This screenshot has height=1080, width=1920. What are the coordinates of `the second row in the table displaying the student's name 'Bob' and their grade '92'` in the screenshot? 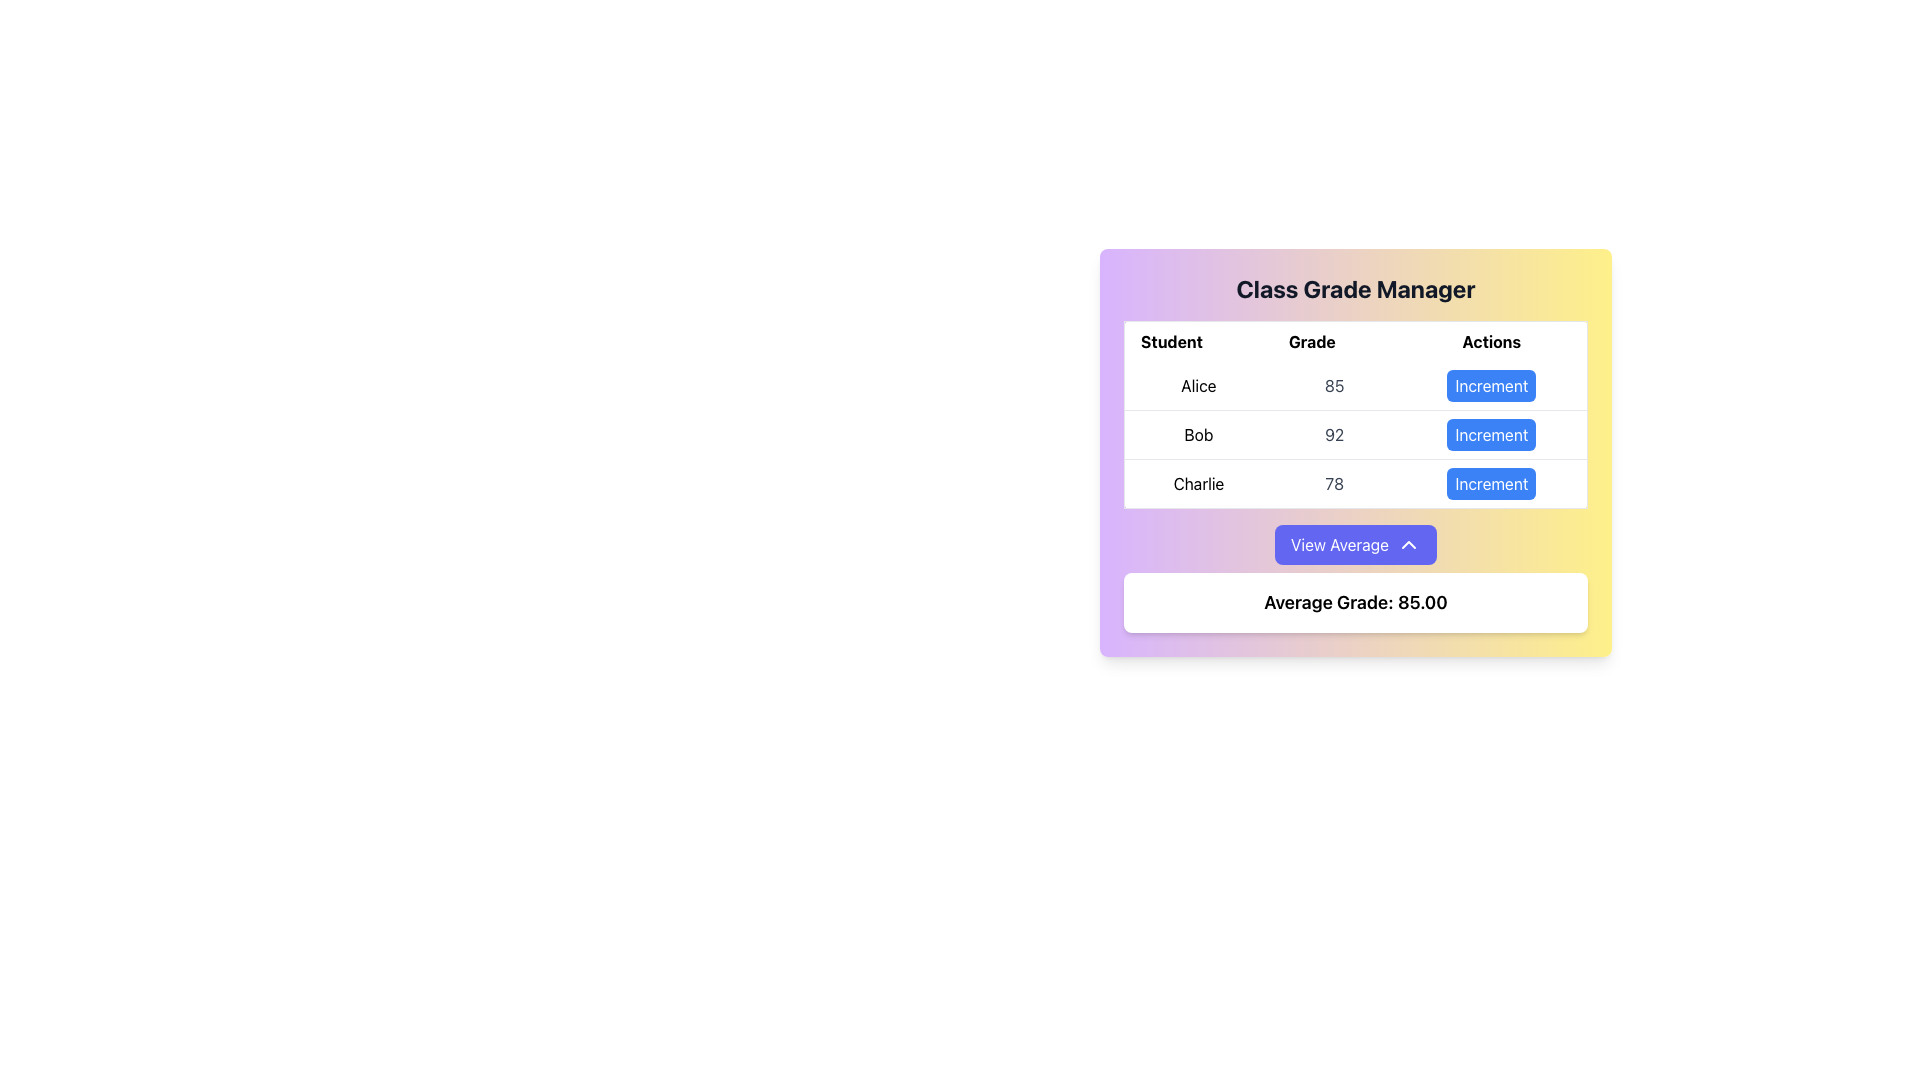 It's located at (1356, 452).